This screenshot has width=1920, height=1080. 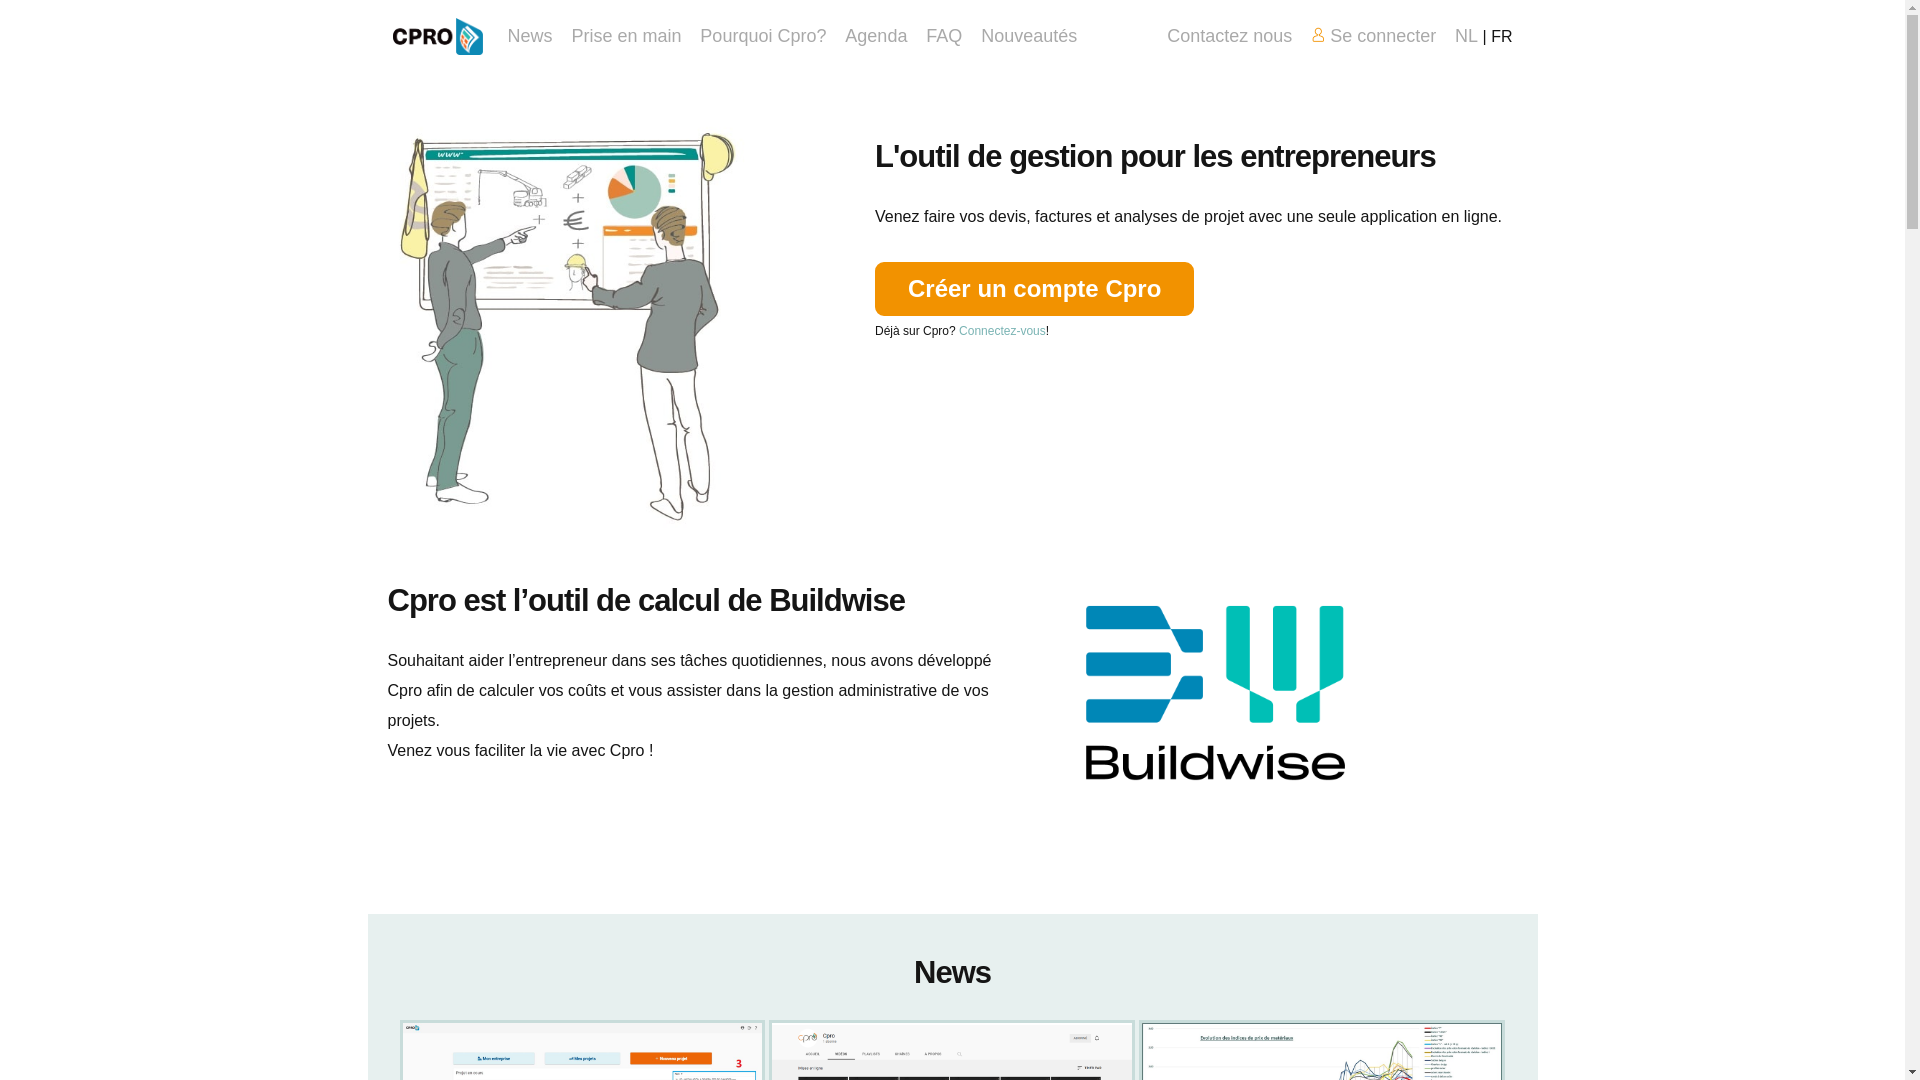 What do you see at coordinates (435, 35) in the screenshot?
I see `'Home'` at bounding box center [435, 35].